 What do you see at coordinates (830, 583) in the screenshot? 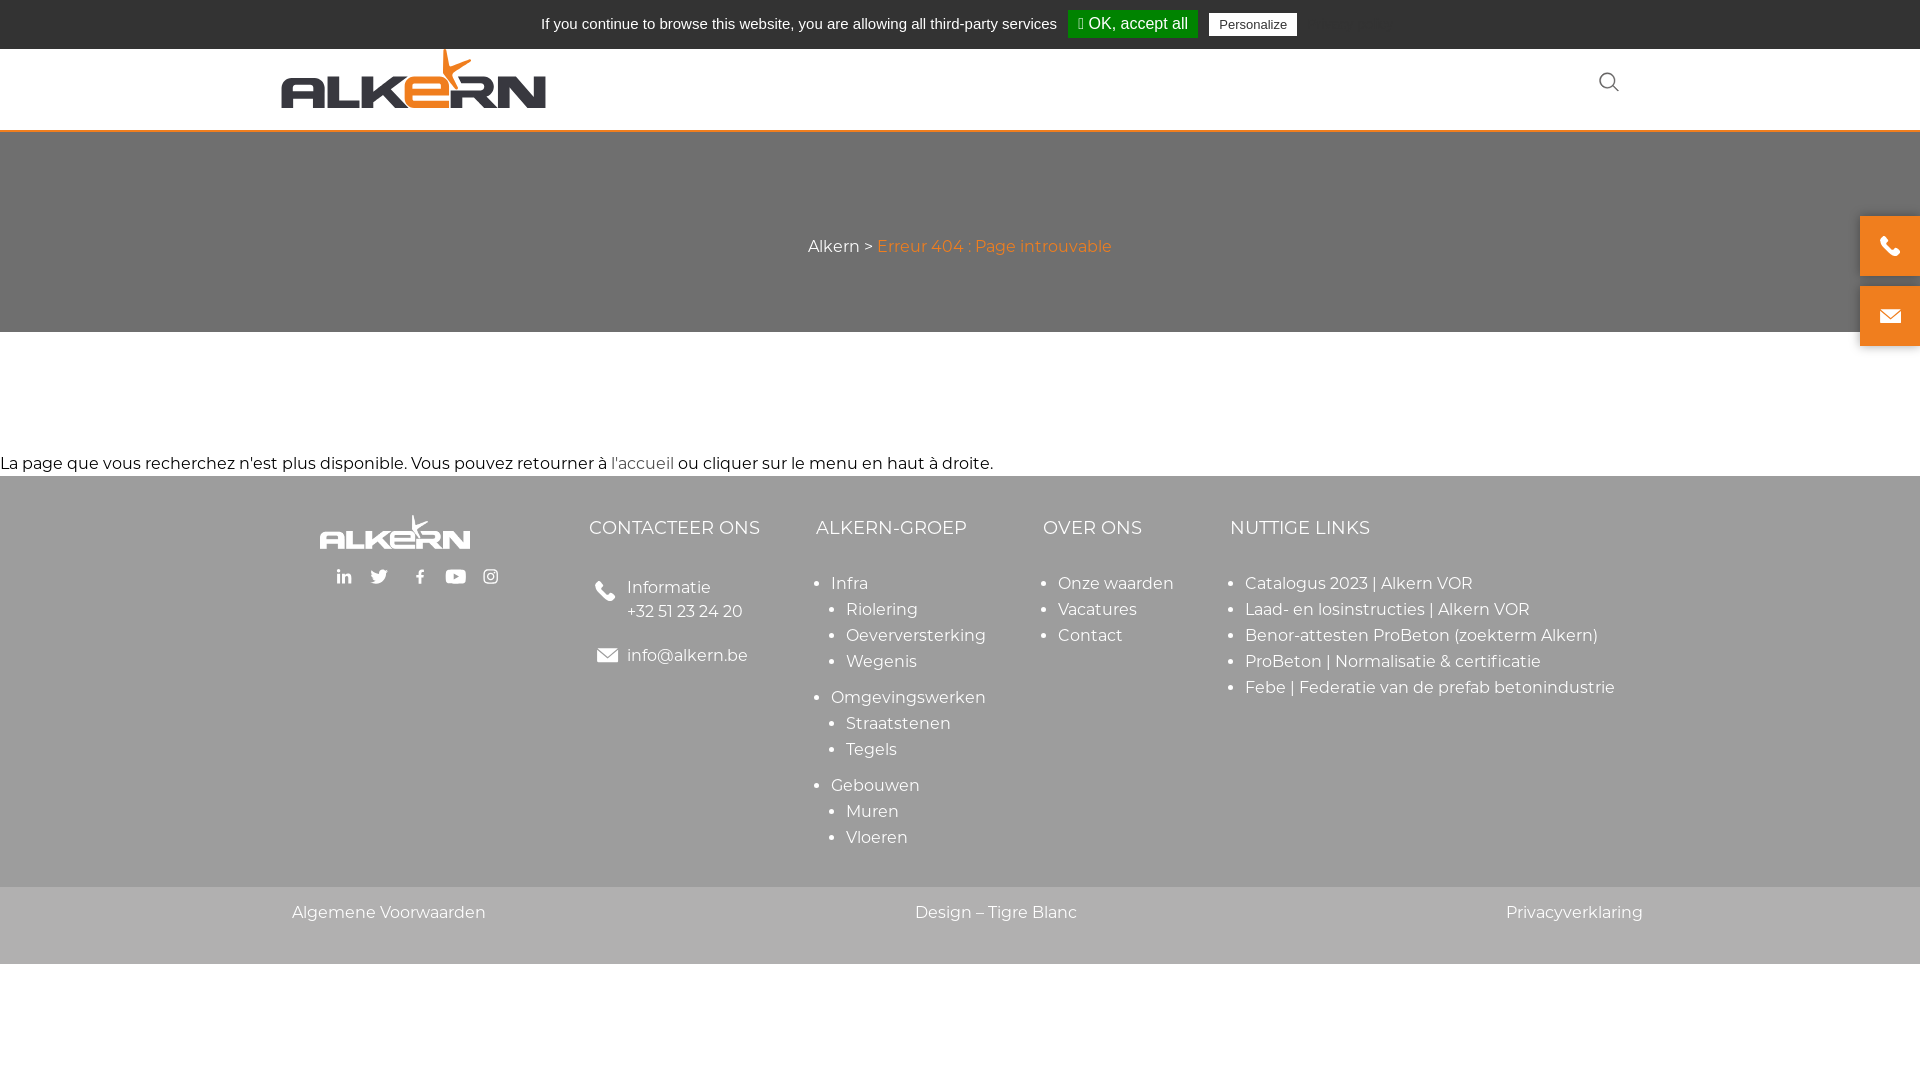
I see `'Infra'` at bounding box center [830, 583].